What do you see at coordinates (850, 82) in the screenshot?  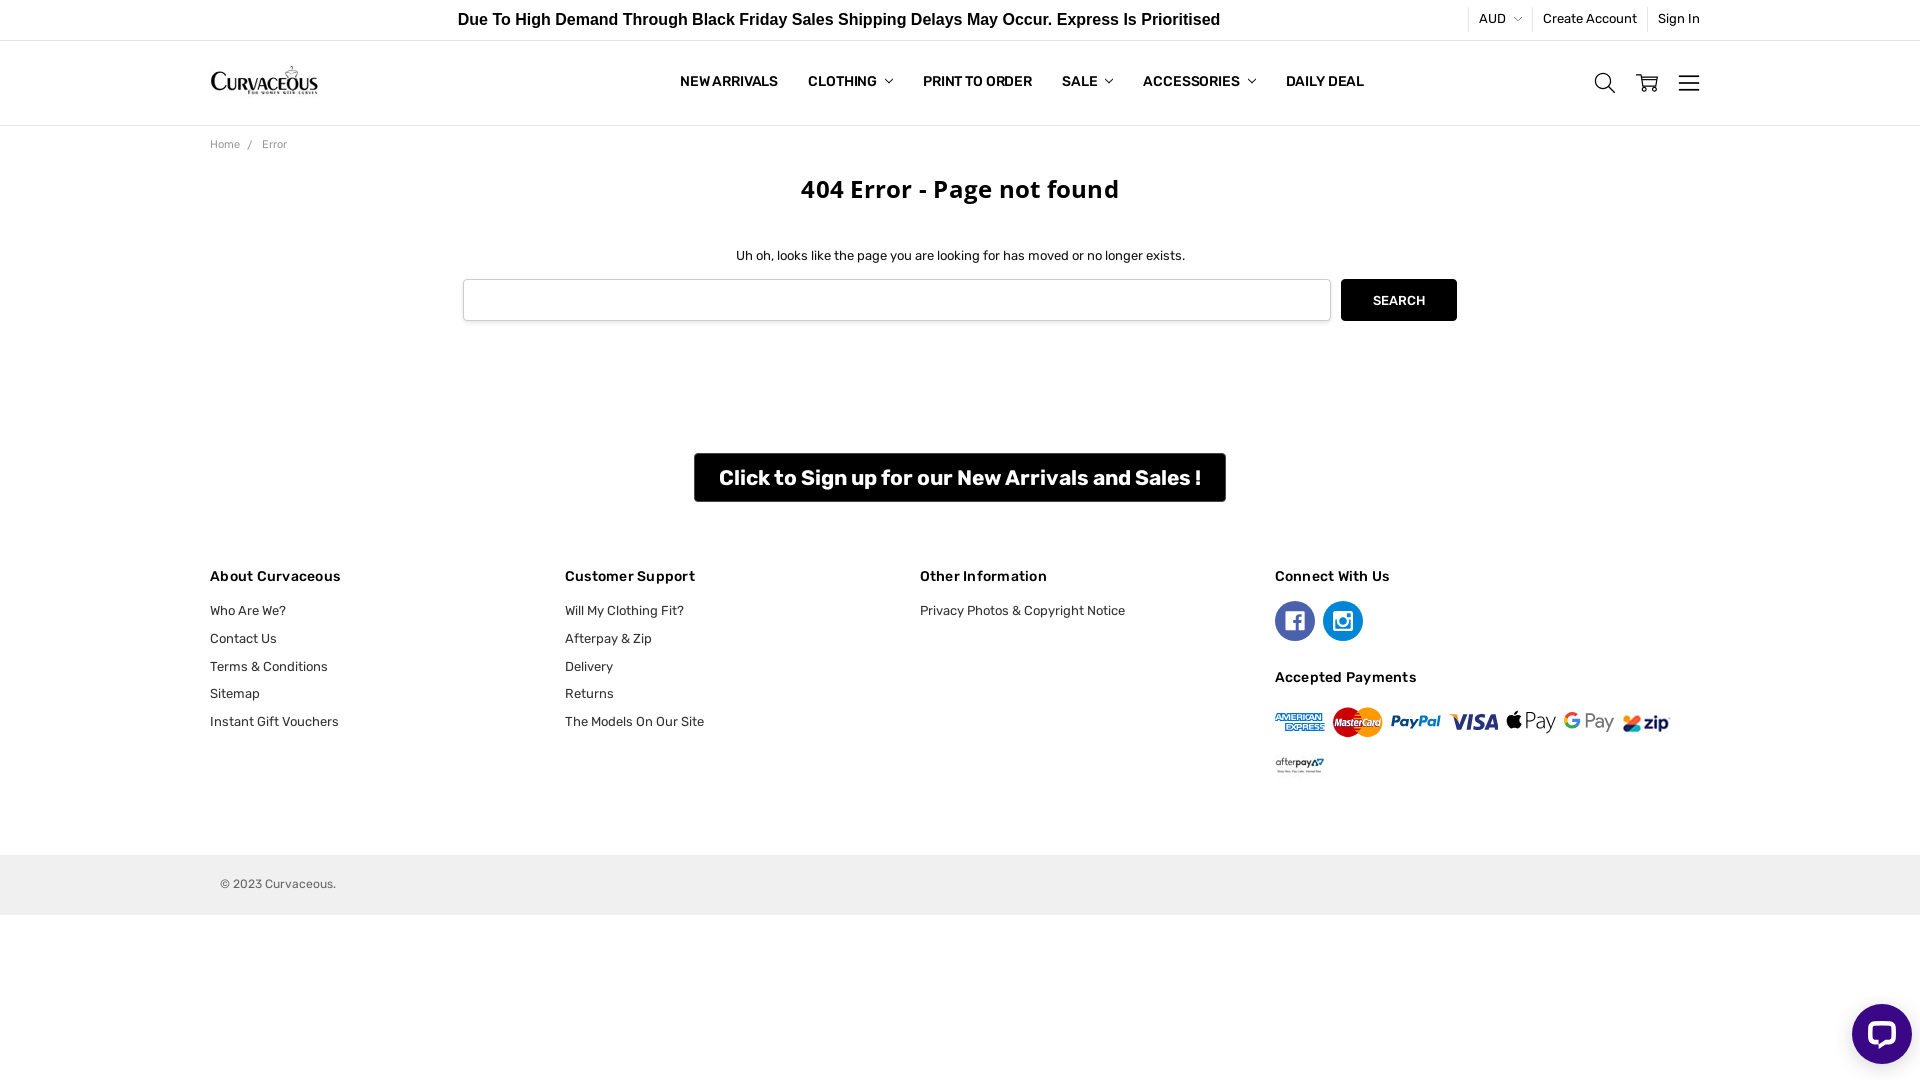 I see `'CLOTHING'` at bounding box center [850, 82].